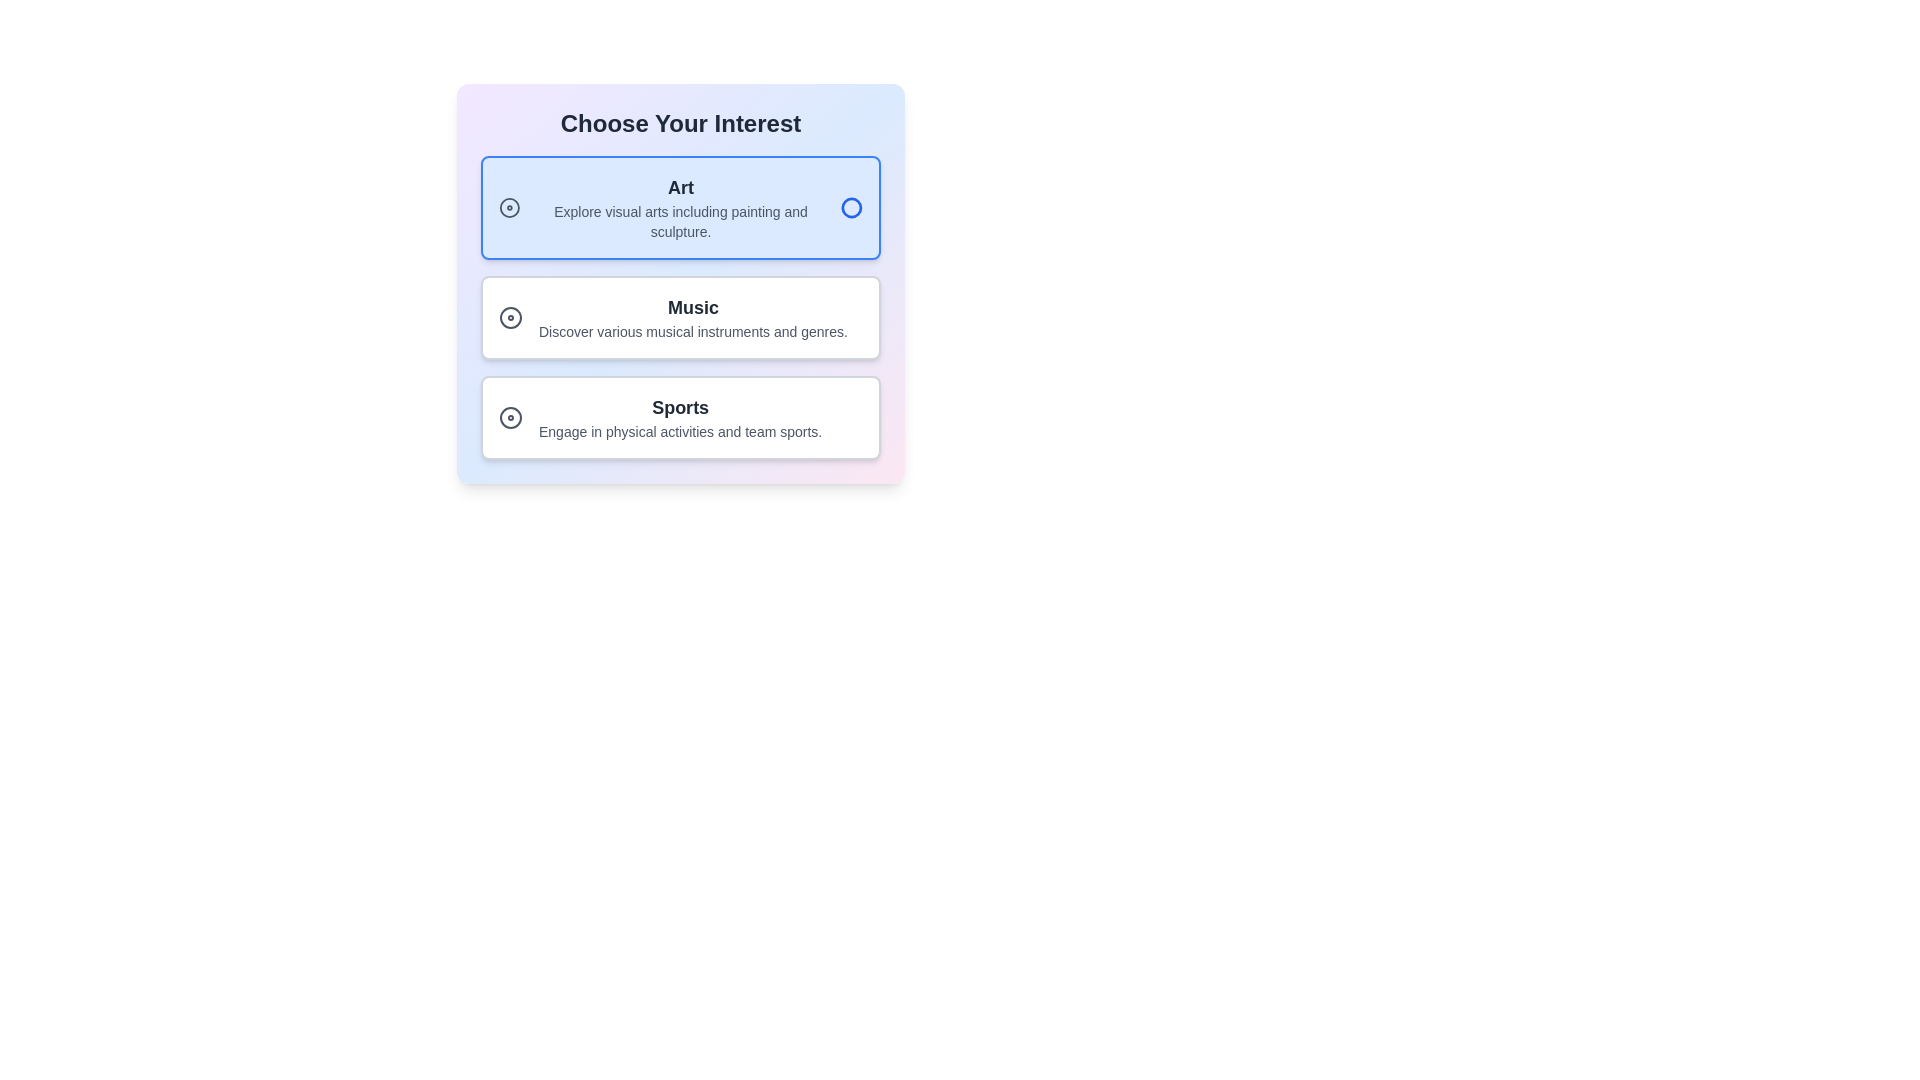 The height and width of the screenshot is (1080, 1920). What do you see at coordinates (509, 208) in the screenshot?
I see `the 'Art' selection option icon located to the far left of the text 'Explore visual arts including painting and sculpture.'` at bounding box center [509, 208].